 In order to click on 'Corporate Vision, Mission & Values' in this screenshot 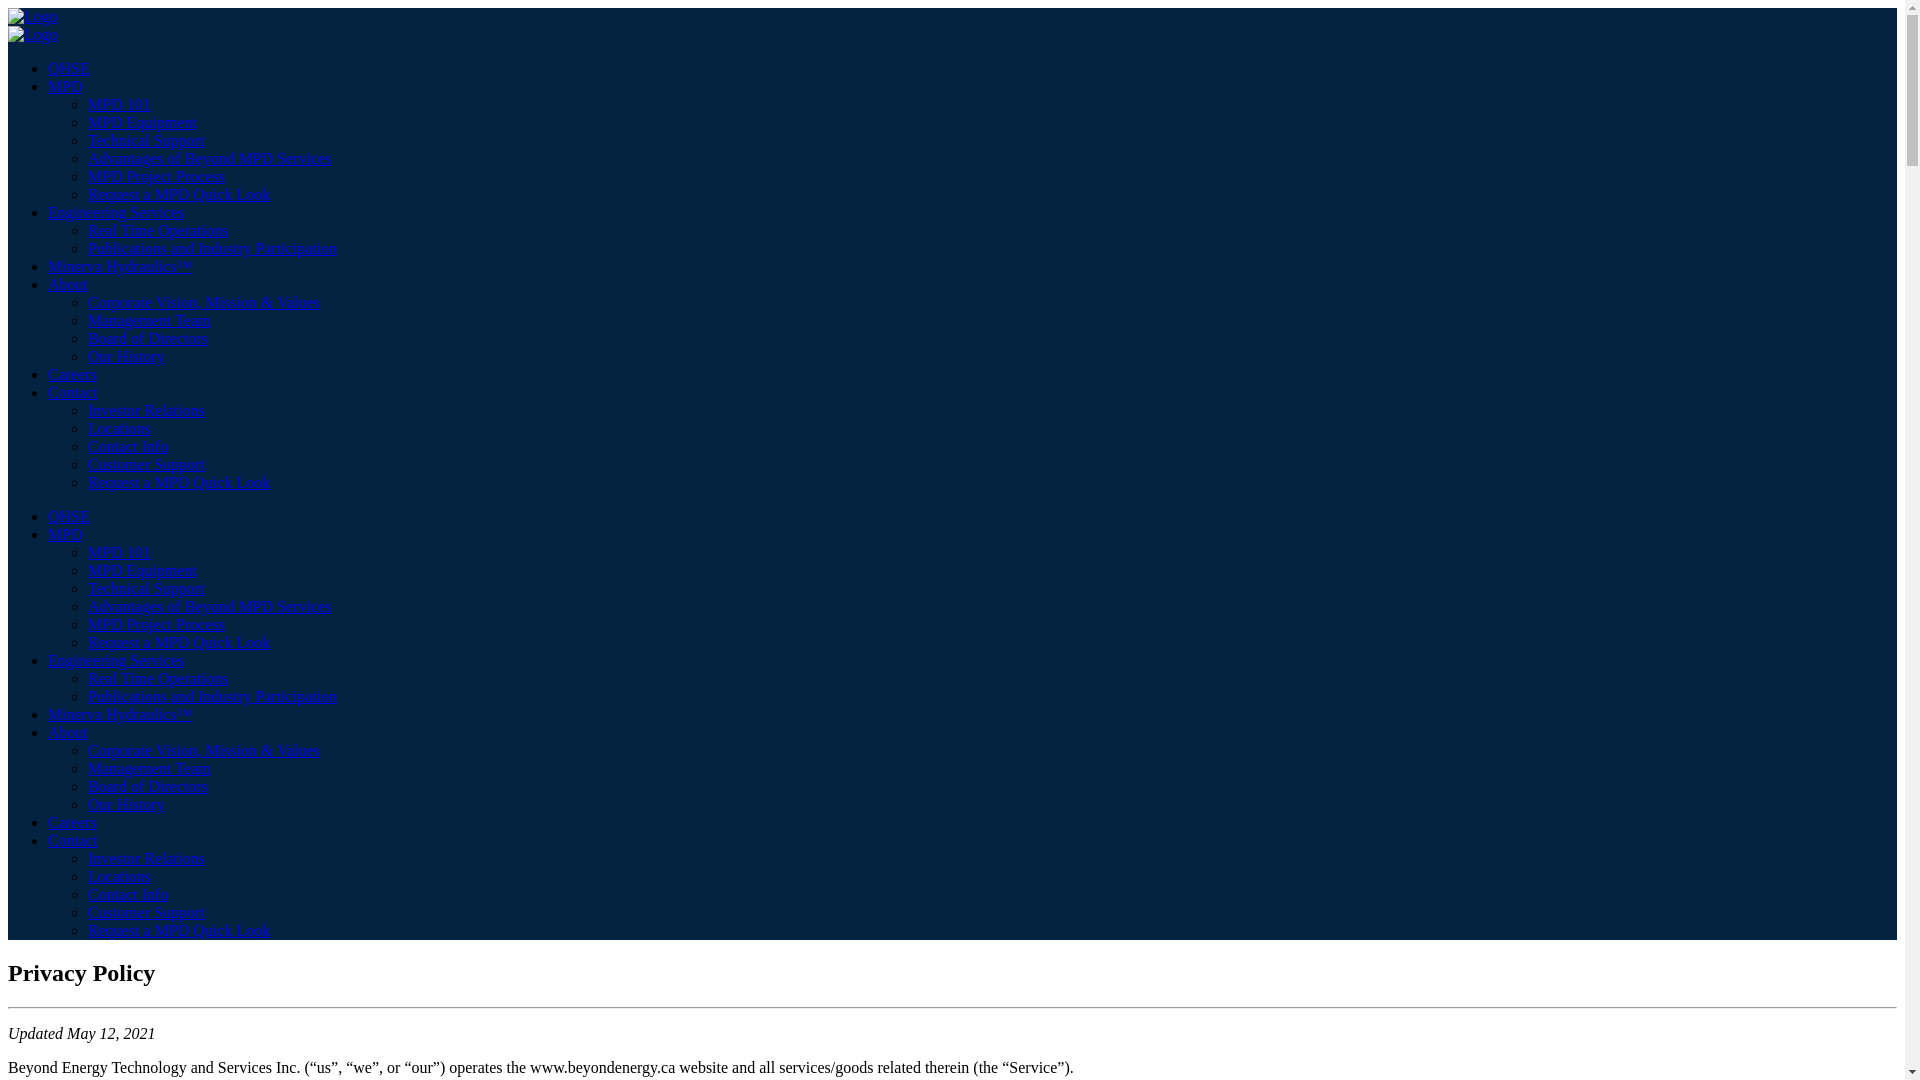, I will do `click(203, 750)`.